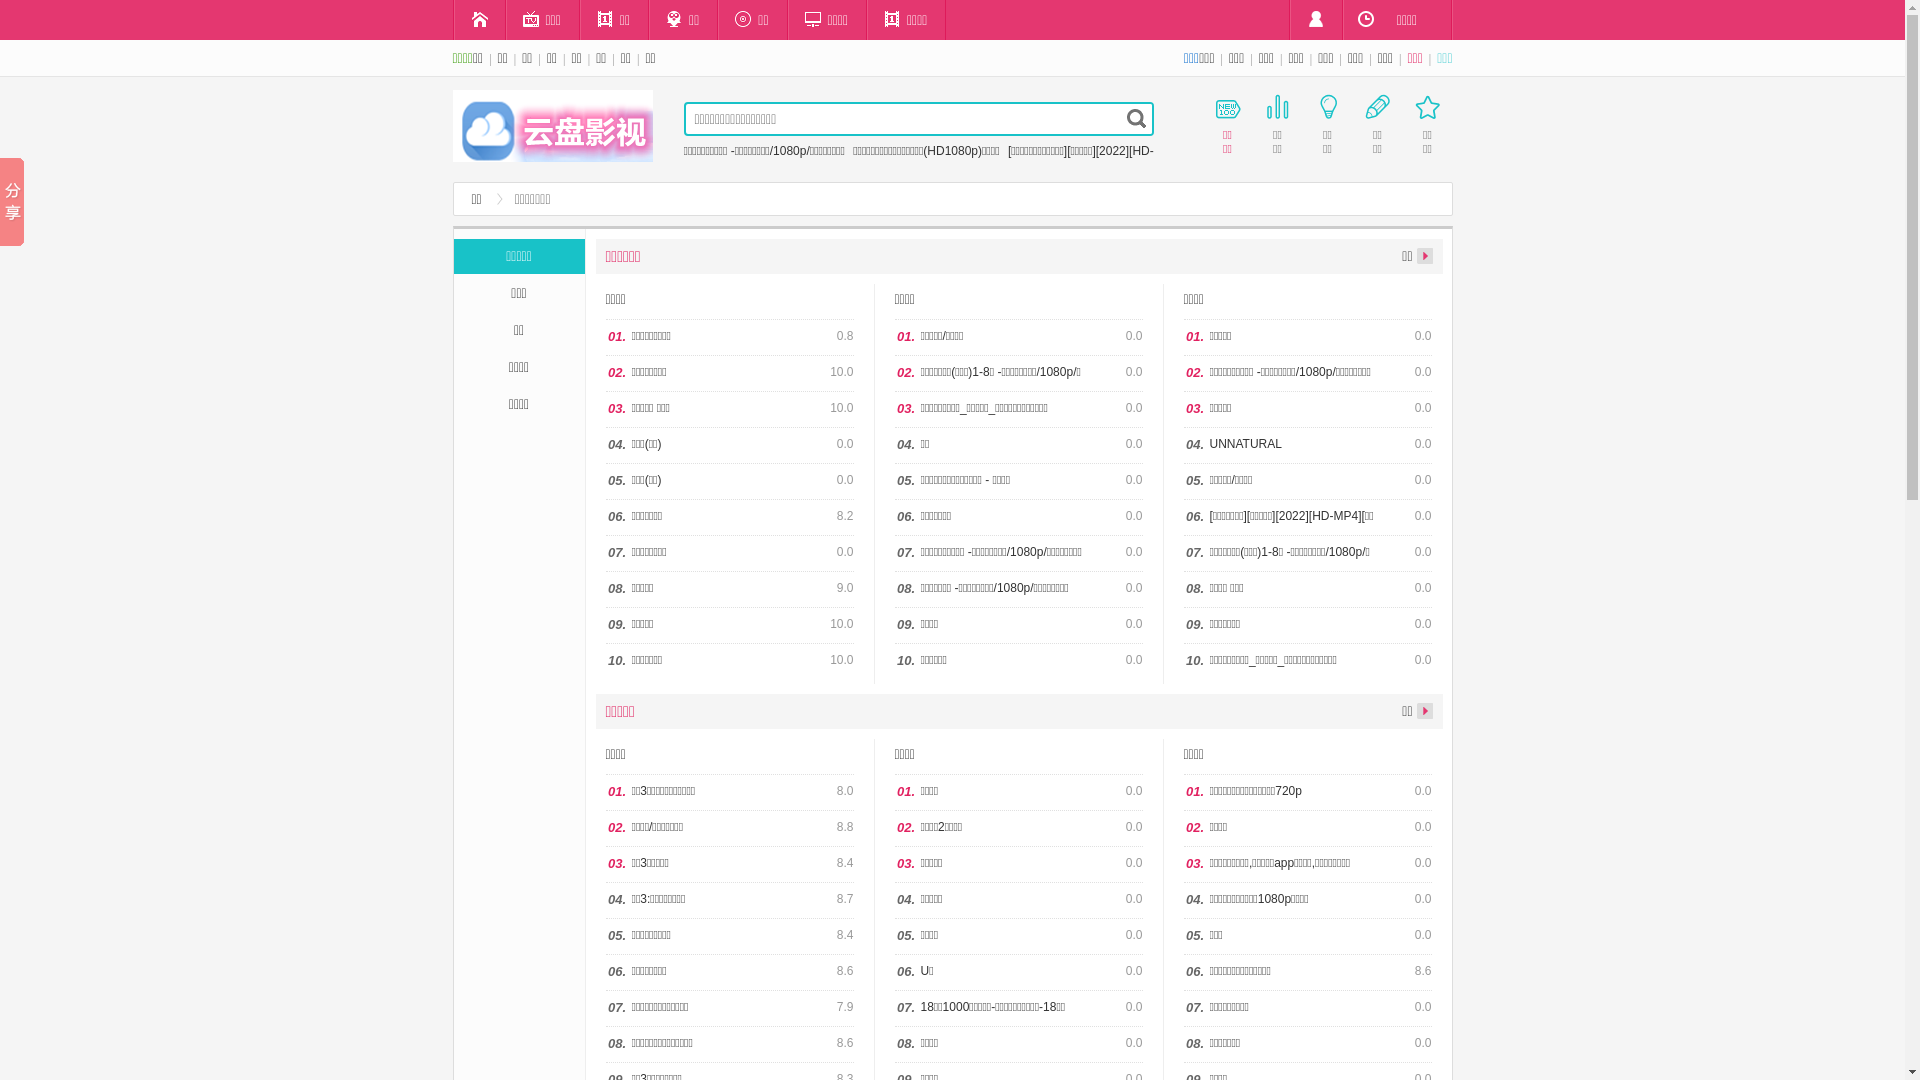 The width and height of the screenshot is (1920, 1080). I want to click on '04., so click(1184, 444).